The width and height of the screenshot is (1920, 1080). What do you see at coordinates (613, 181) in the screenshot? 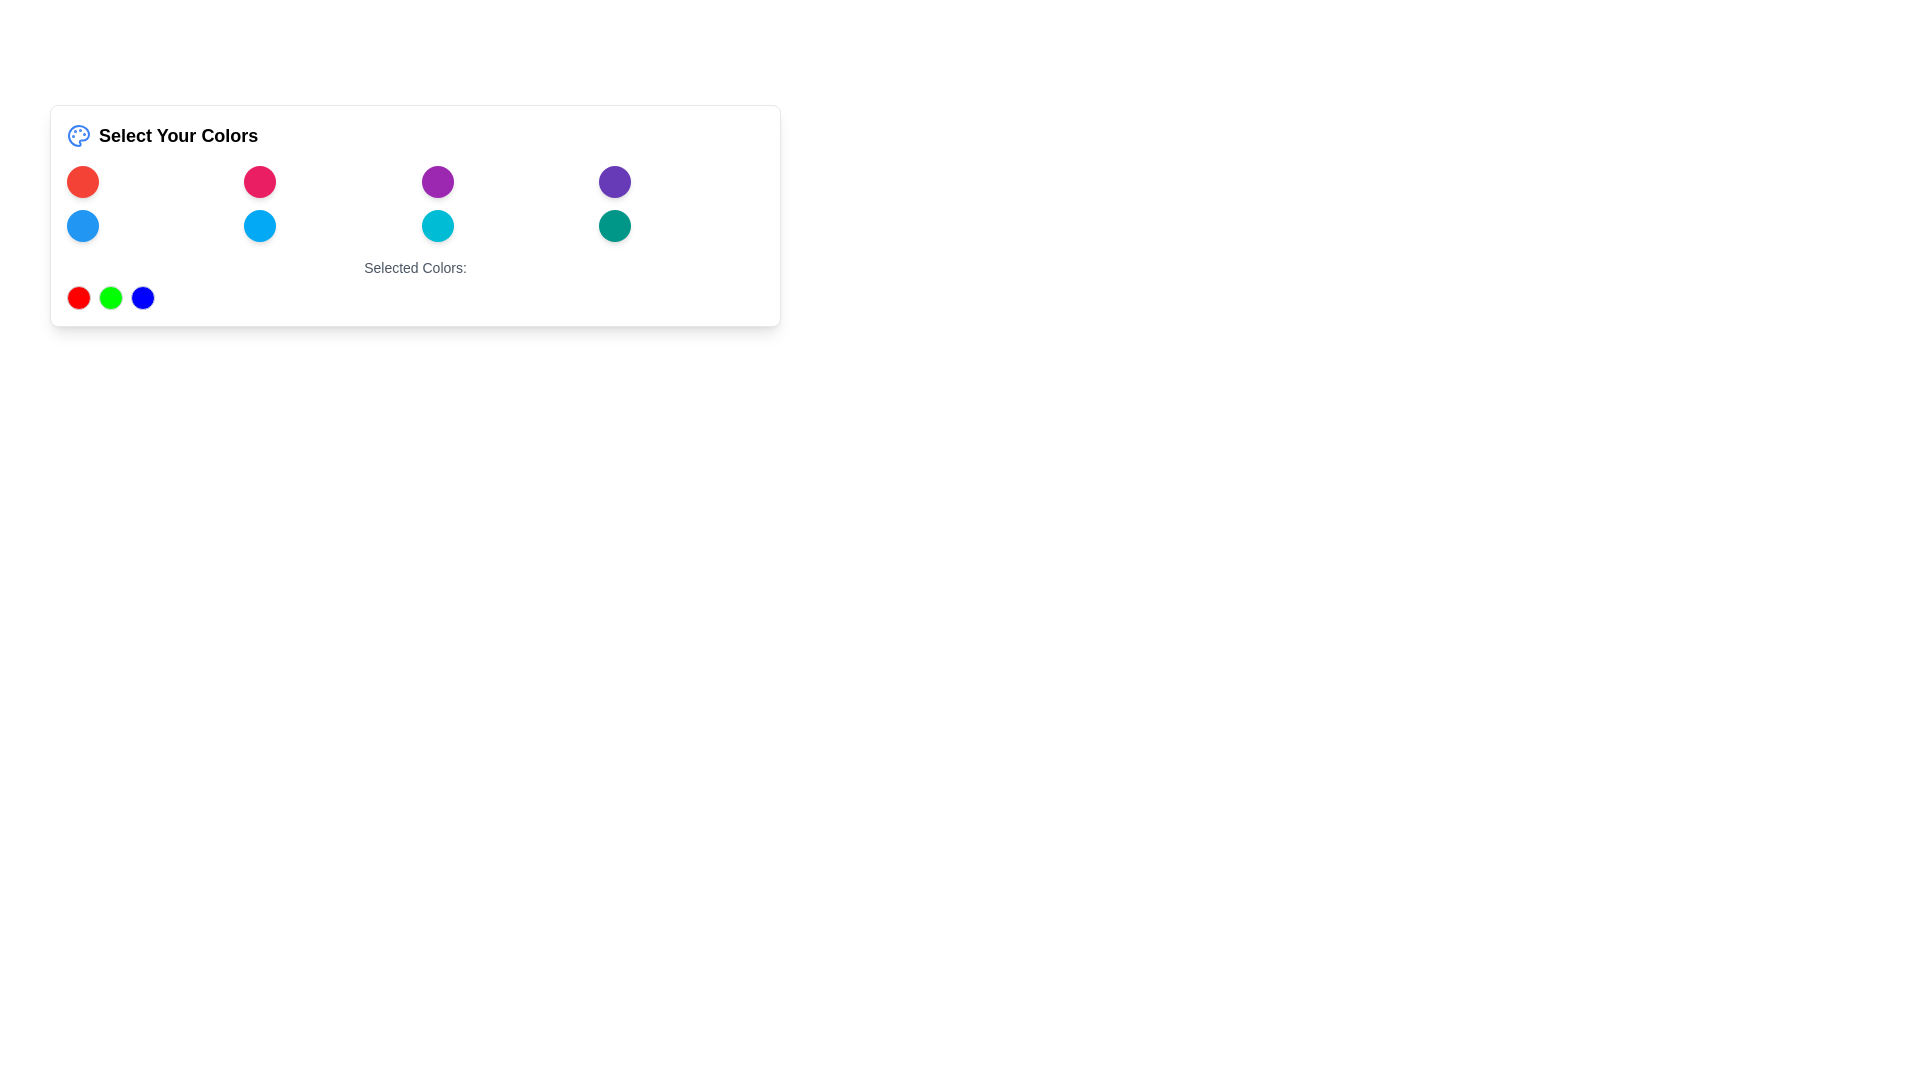
I see `the circular button with a purple background located in the first row and fourth column of a 4x2 grid layout` at bounding box center [613, 181].